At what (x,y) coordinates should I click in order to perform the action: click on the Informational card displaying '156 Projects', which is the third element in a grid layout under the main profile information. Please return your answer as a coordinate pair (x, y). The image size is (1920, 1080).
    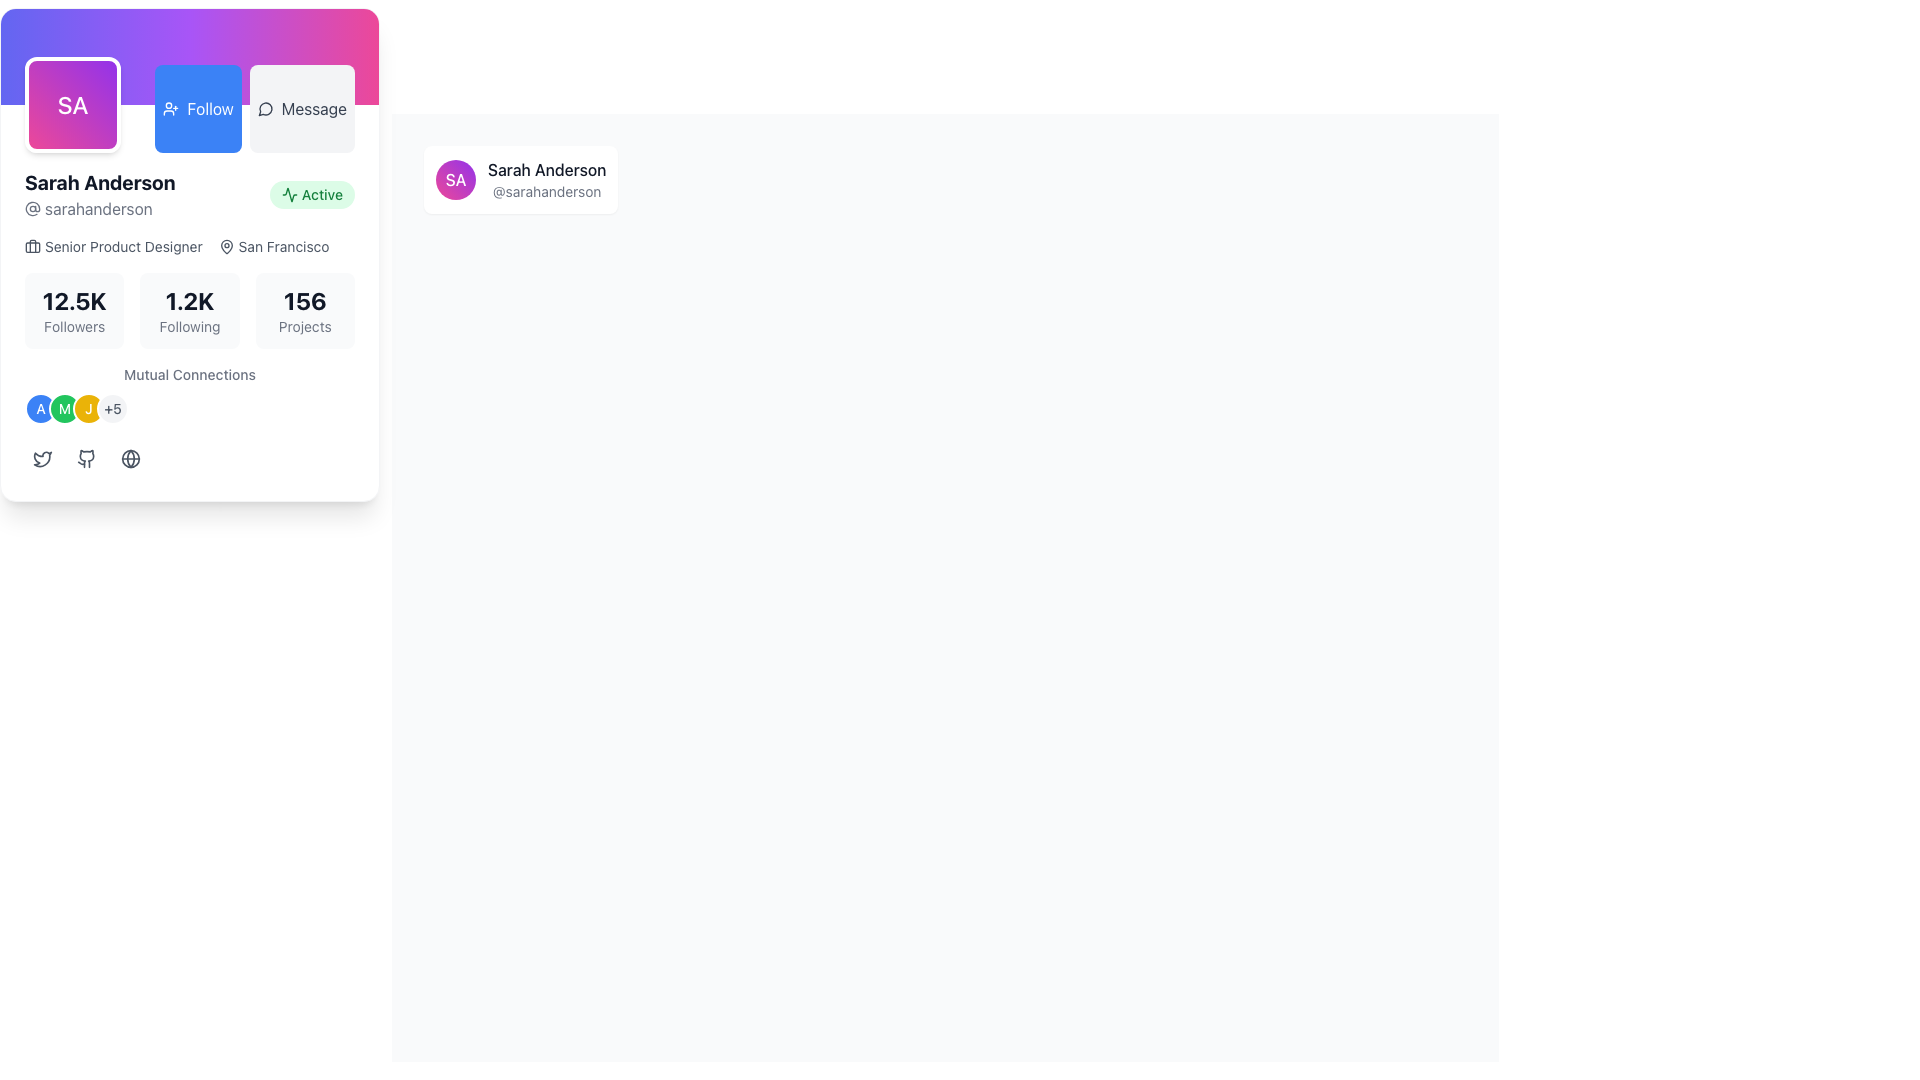
    Looking at the image, I should click on (304, 311).